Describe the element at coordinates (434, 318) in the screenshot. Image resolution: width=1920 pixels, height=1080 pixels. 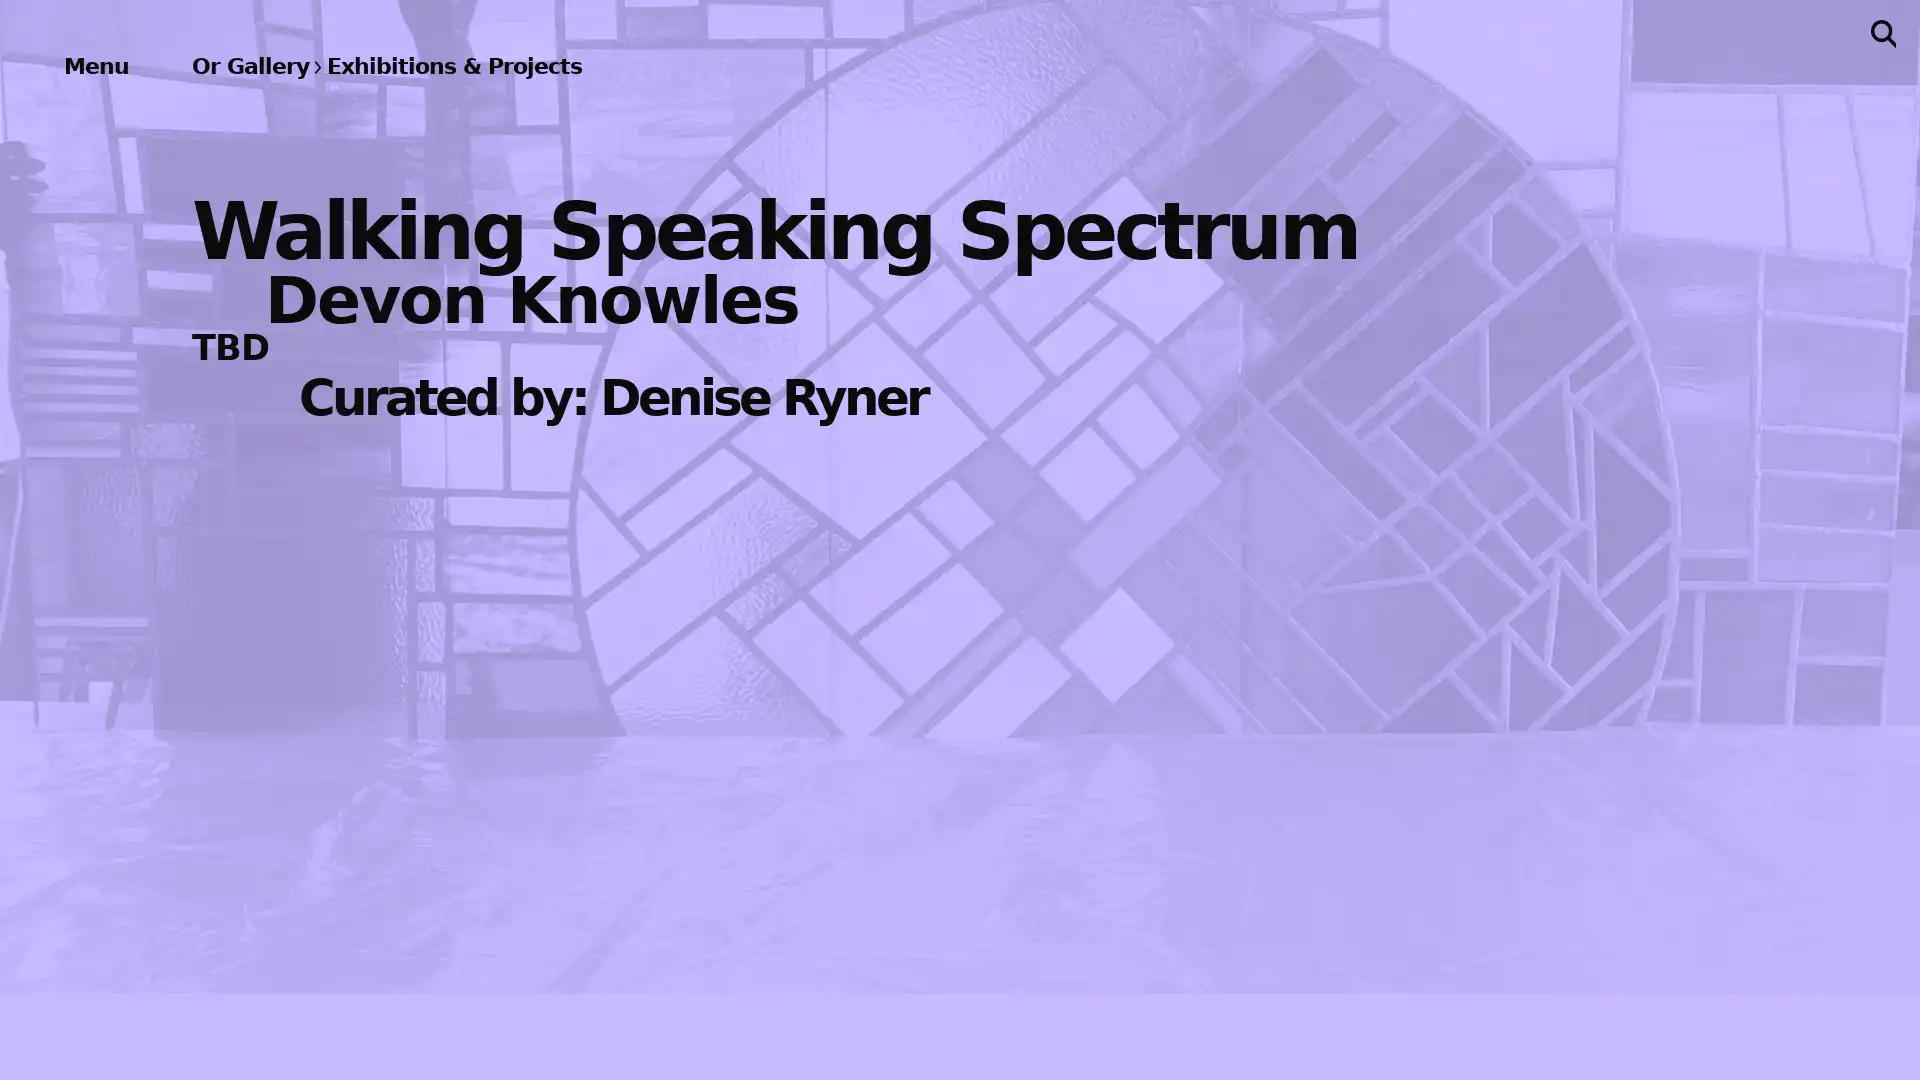
I see `Events` at that location.